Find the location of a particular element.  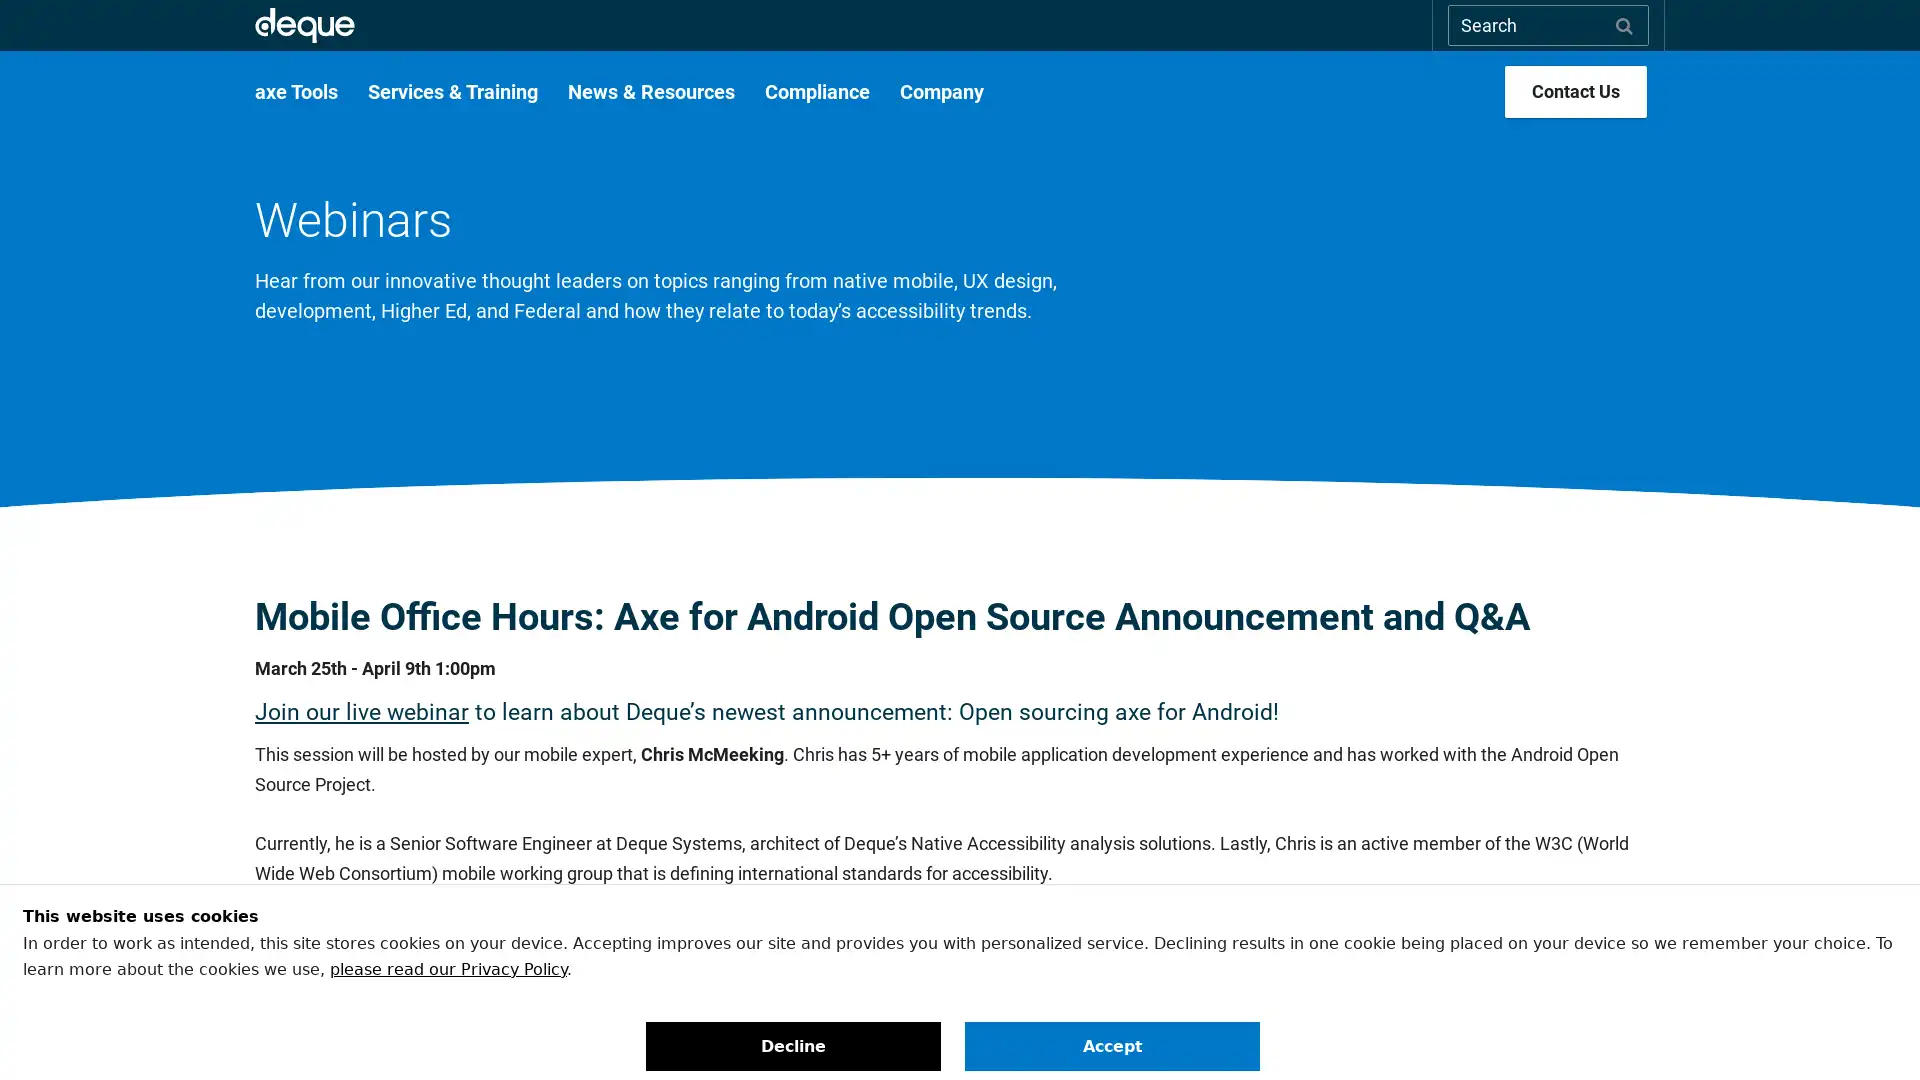

Submit is located at coordinates (1624, 24).